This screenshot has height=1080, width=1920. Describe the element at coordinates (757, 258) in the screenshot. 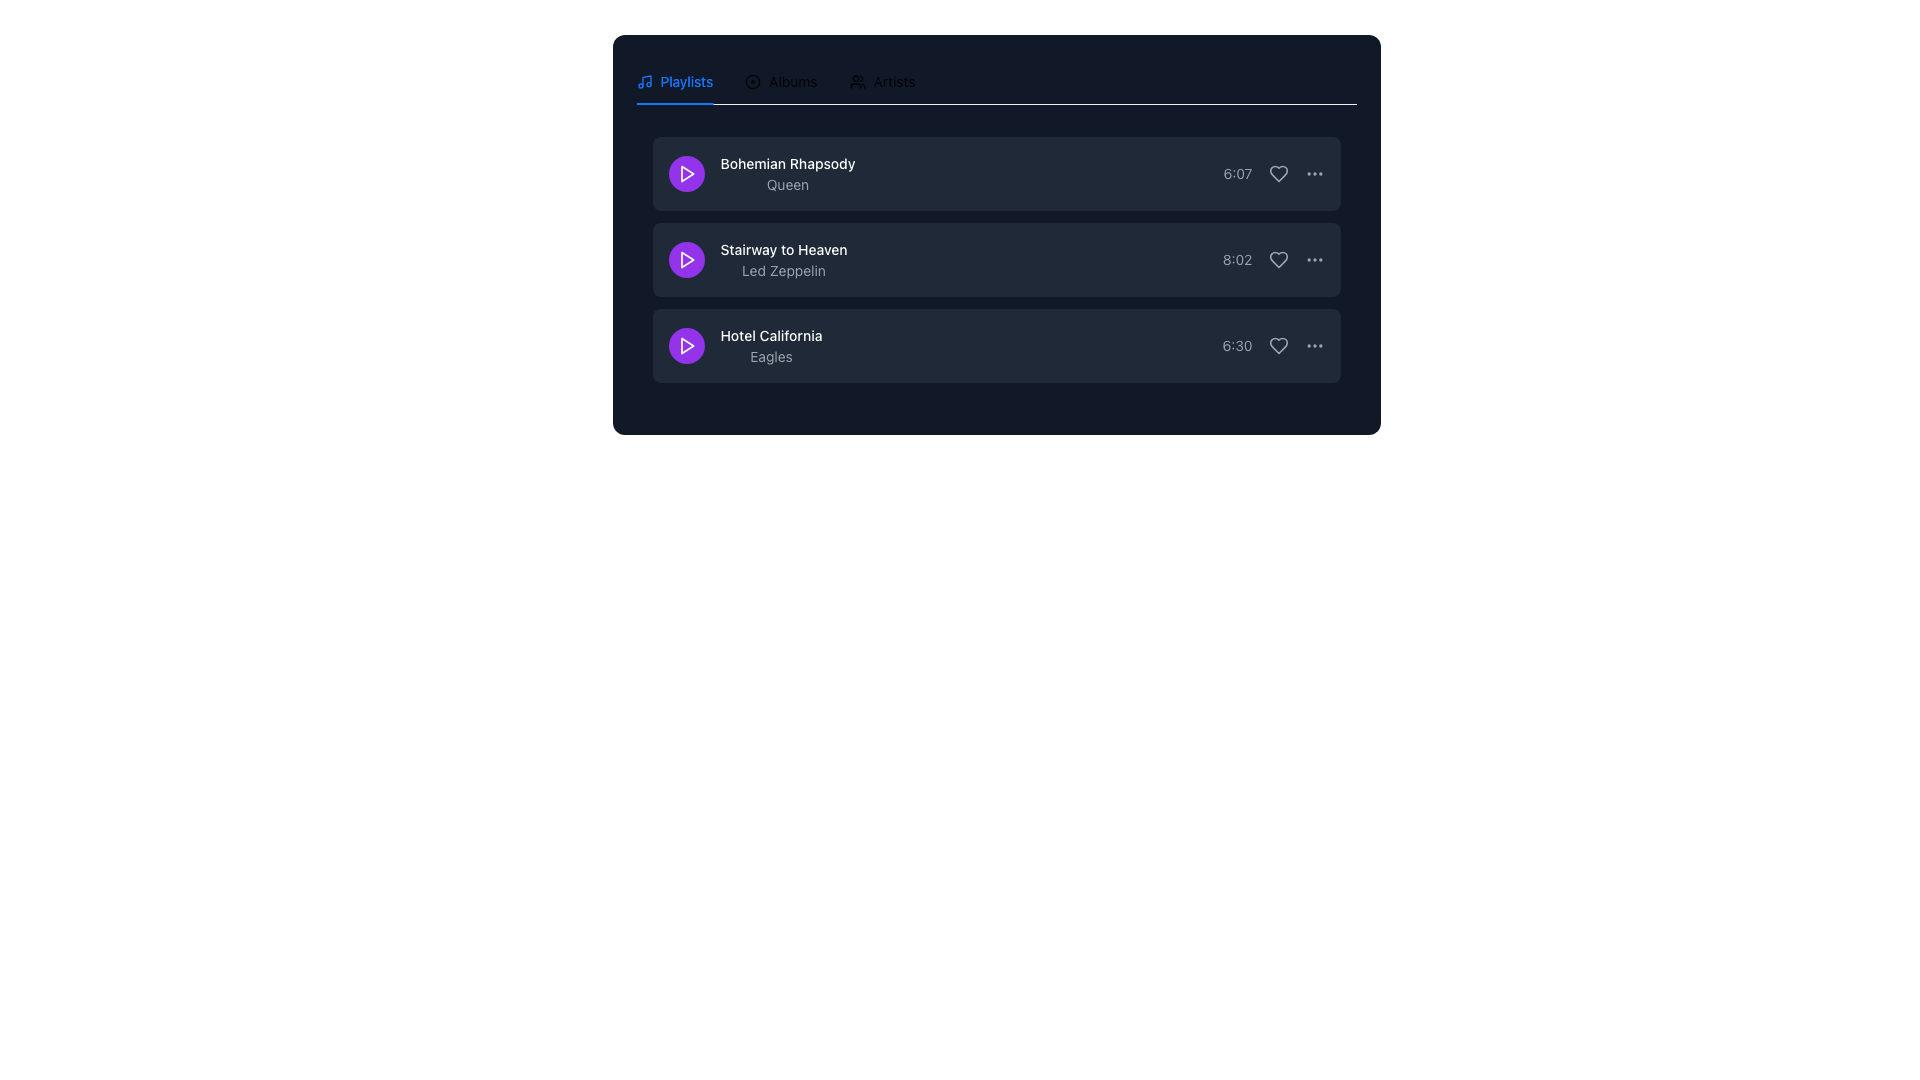

I see `the Text Display element that shows the title and artist of a song, located in the second row of the playlist interface, to possibly see more details` at that location.